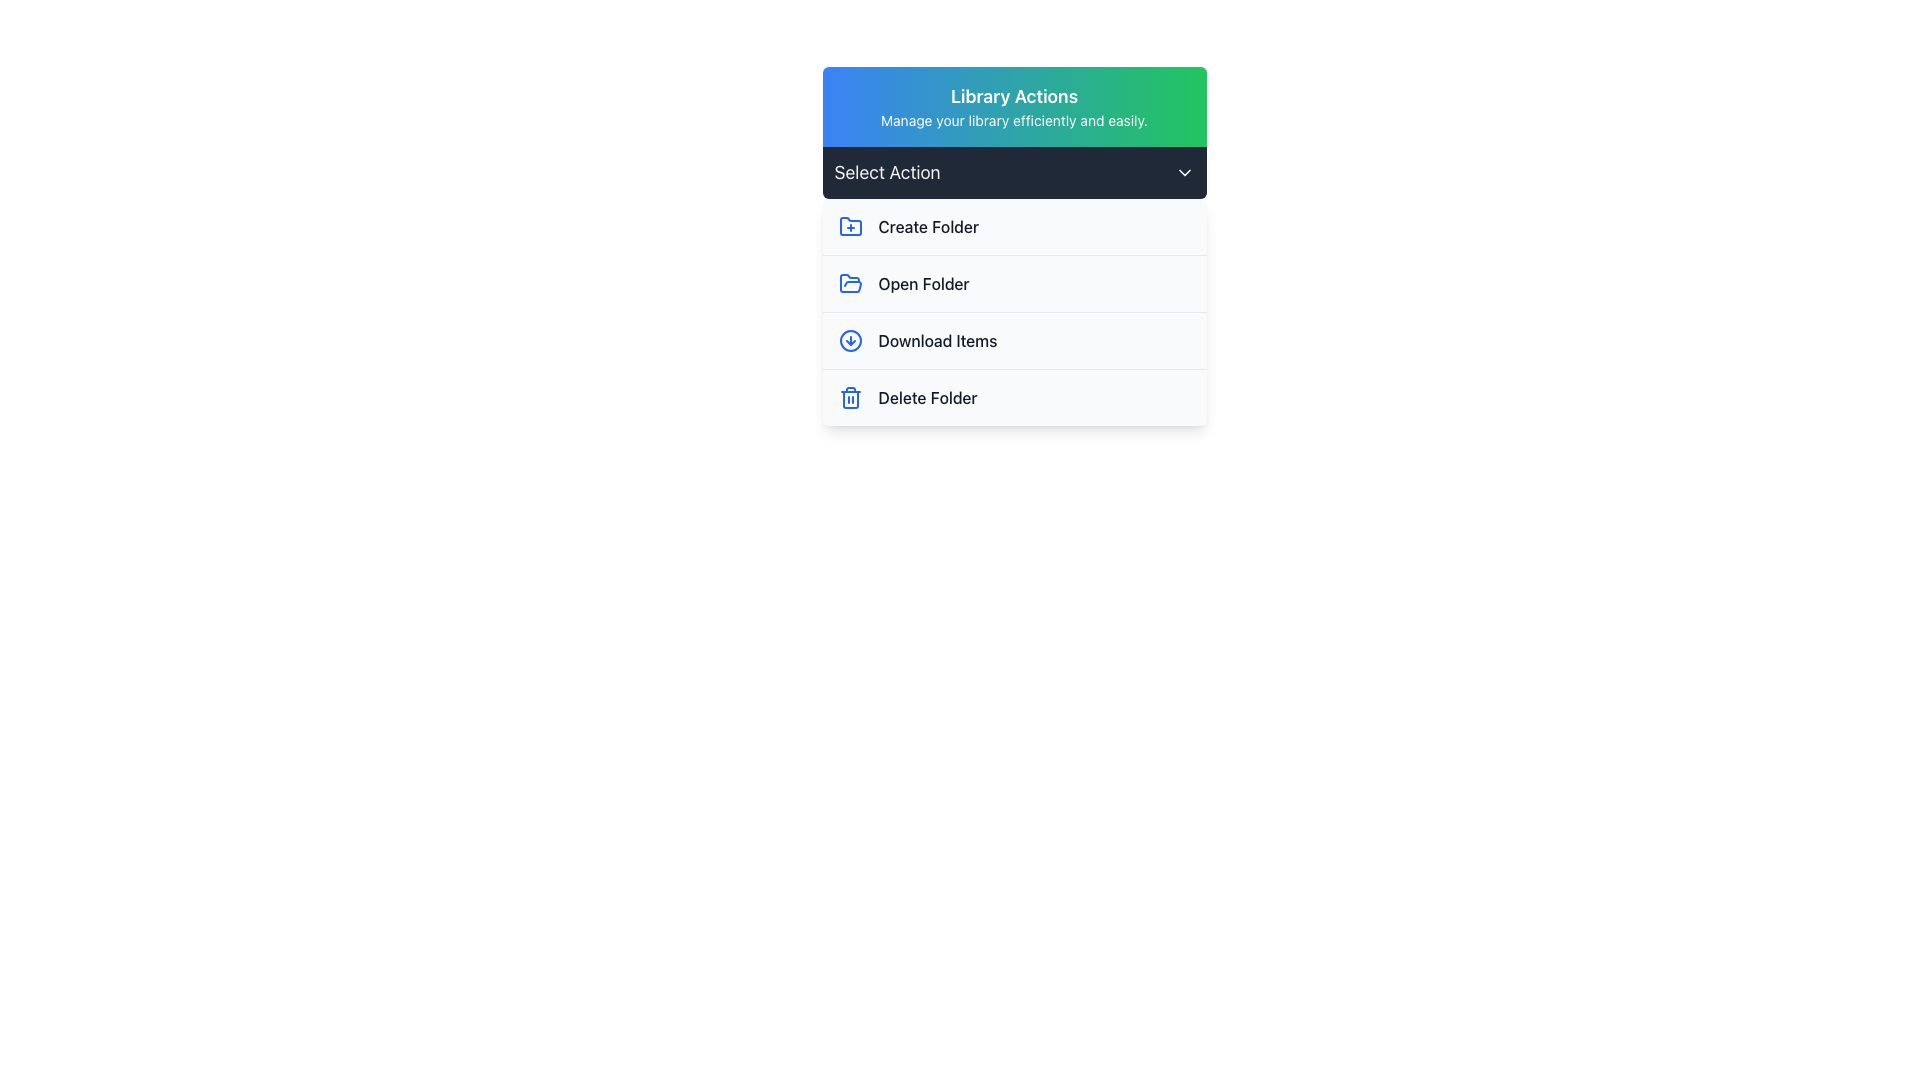  What do you see at coordinates (886, 172) in the screenshot?
I see `the text label that serves as a title for the dropdown menu, positioned to the left of the chevron-down icon` at bounding box center [886, 172].